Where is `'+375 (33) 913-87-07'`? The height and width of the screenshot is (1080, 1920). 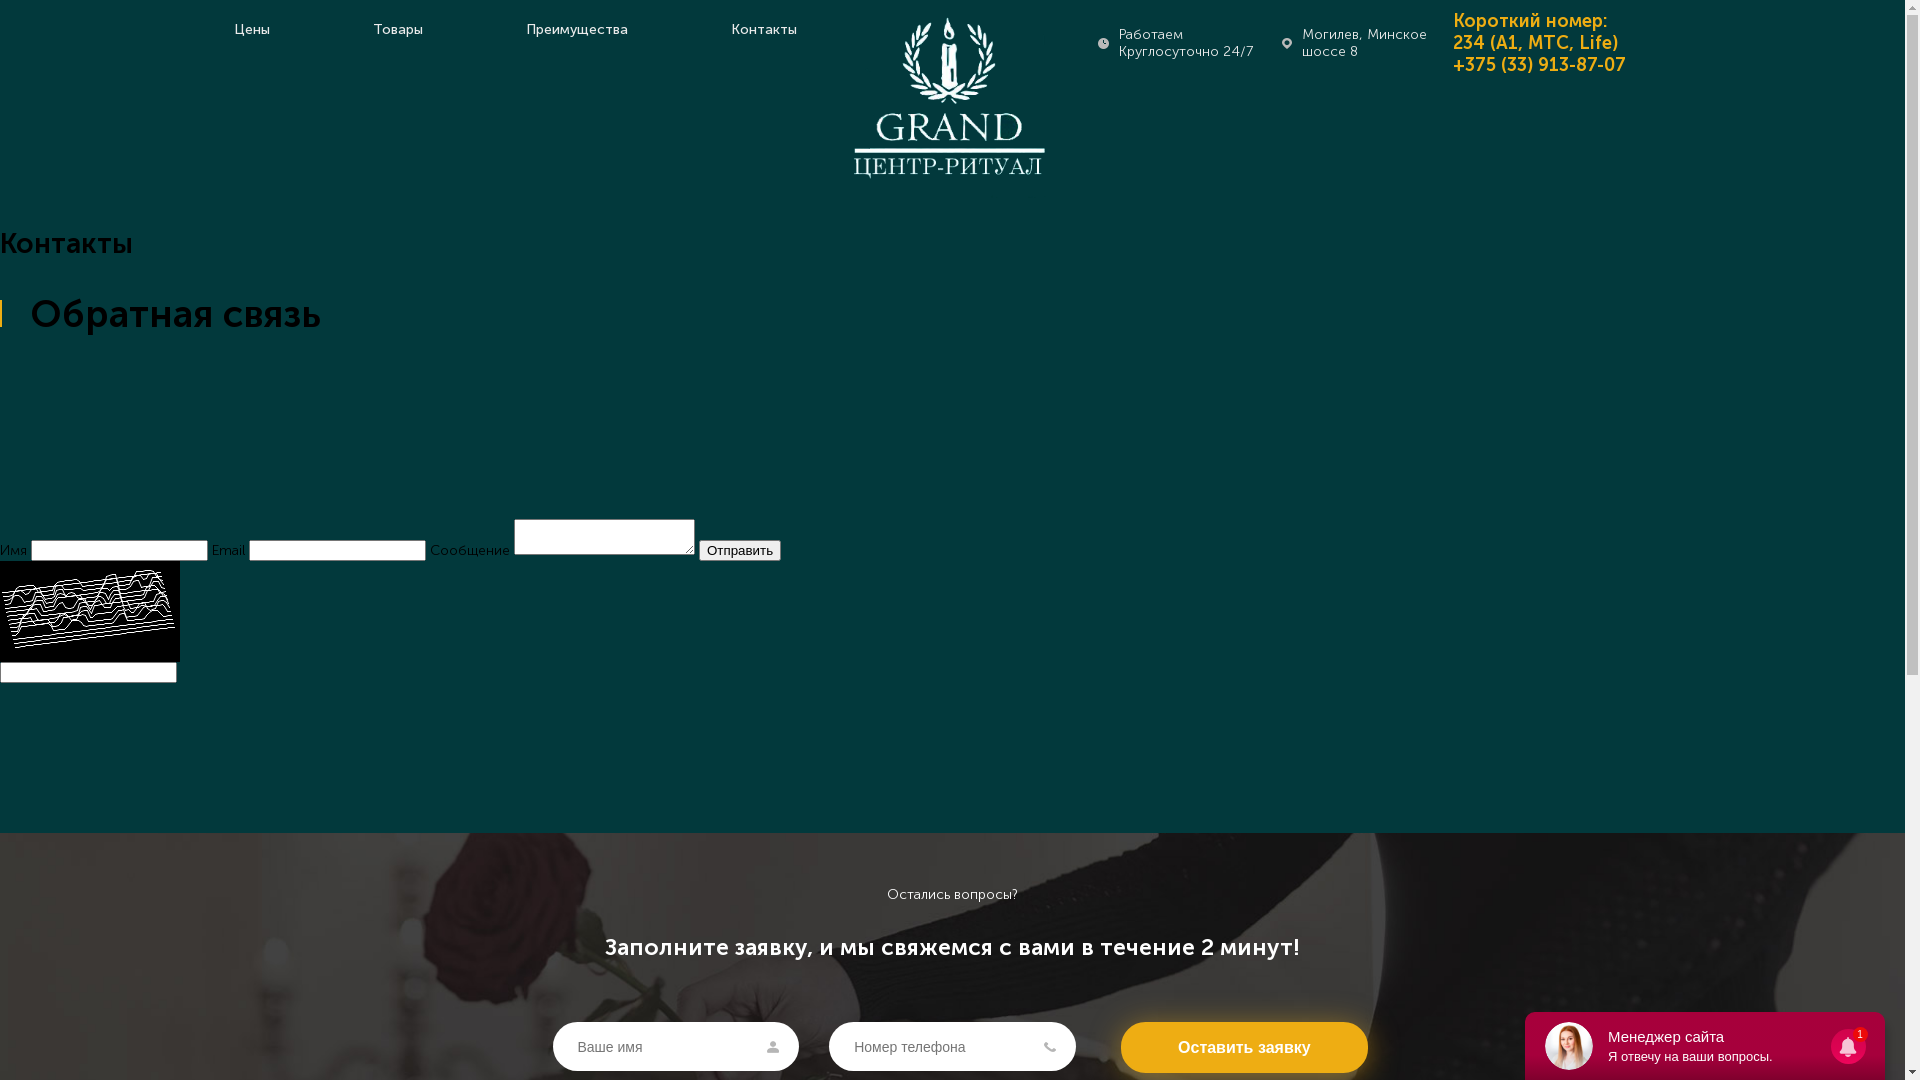 '+375 (33) 913-87-07' is located at coordinates (1537, 64).